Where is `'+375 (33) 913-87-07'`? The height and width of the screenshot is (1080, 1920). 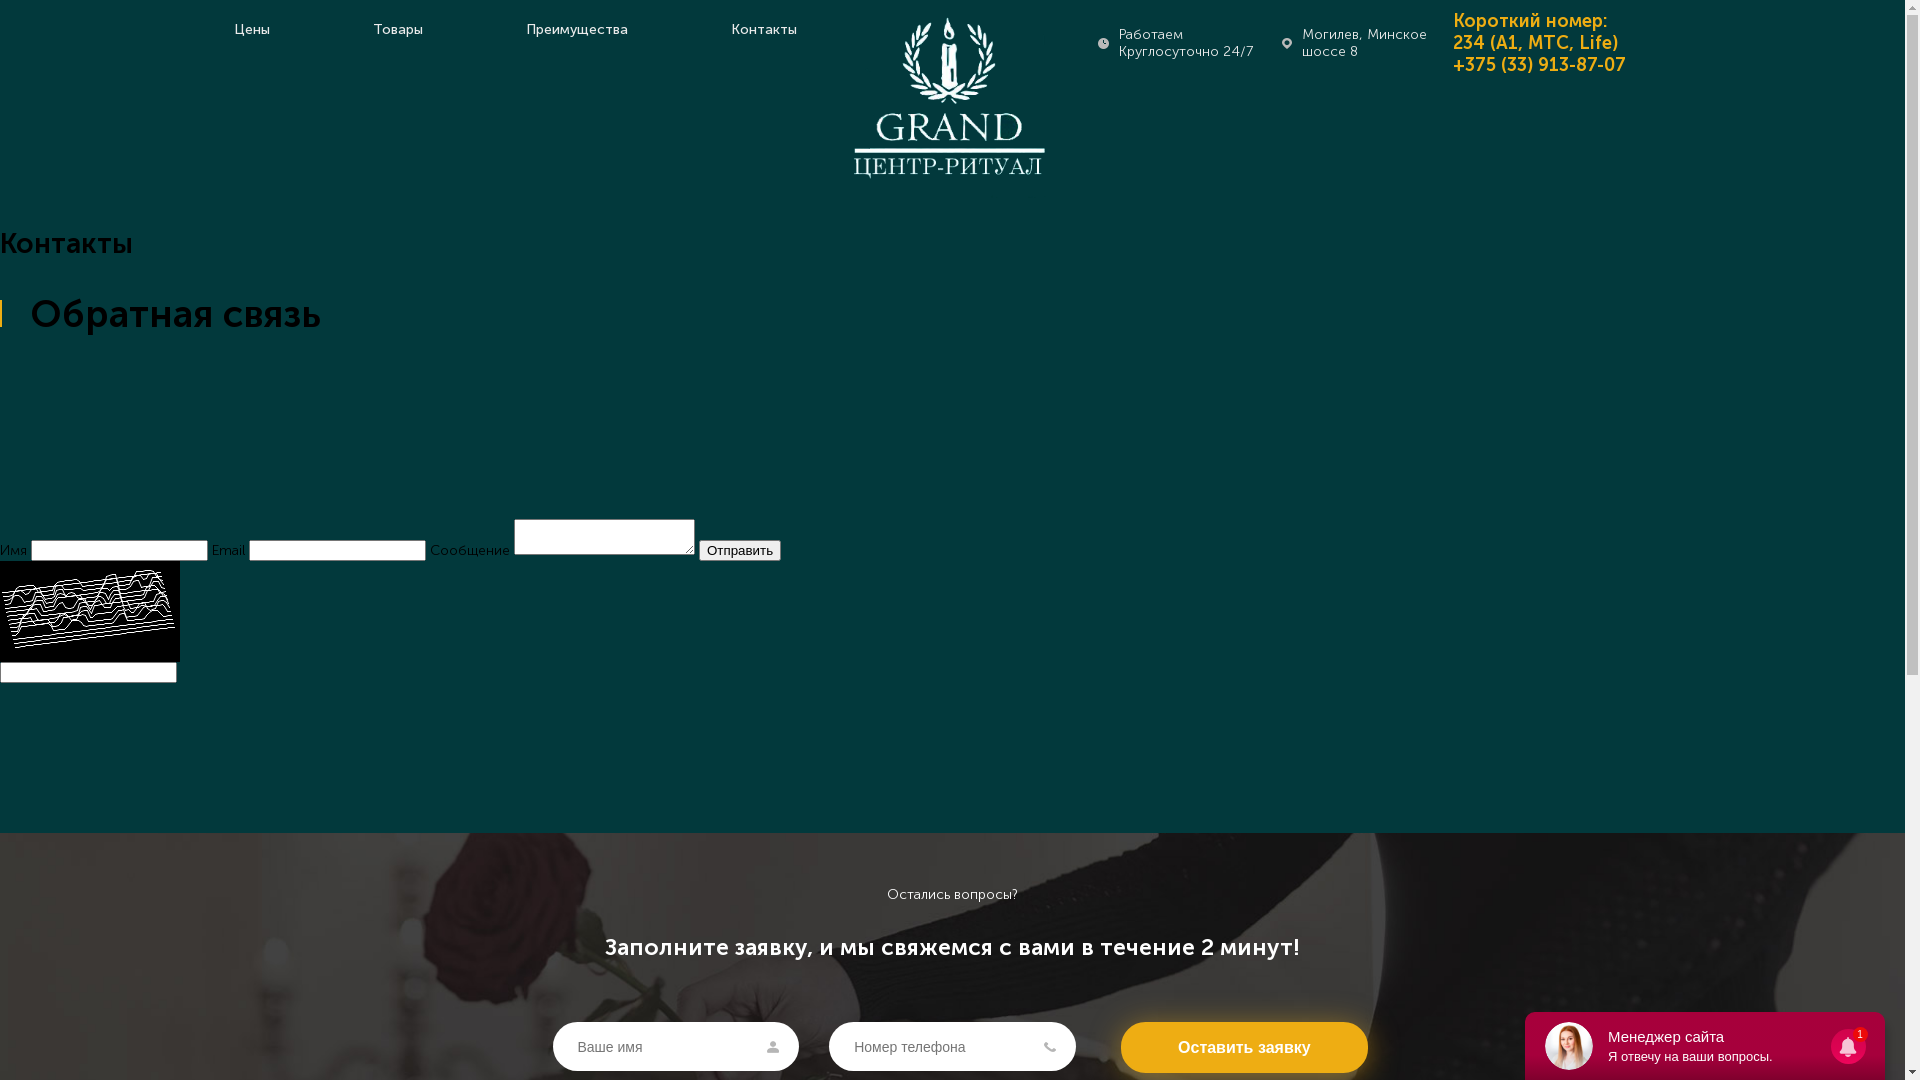 '+375 (33) 913-87-07' is located at coordinates (1537, 64).